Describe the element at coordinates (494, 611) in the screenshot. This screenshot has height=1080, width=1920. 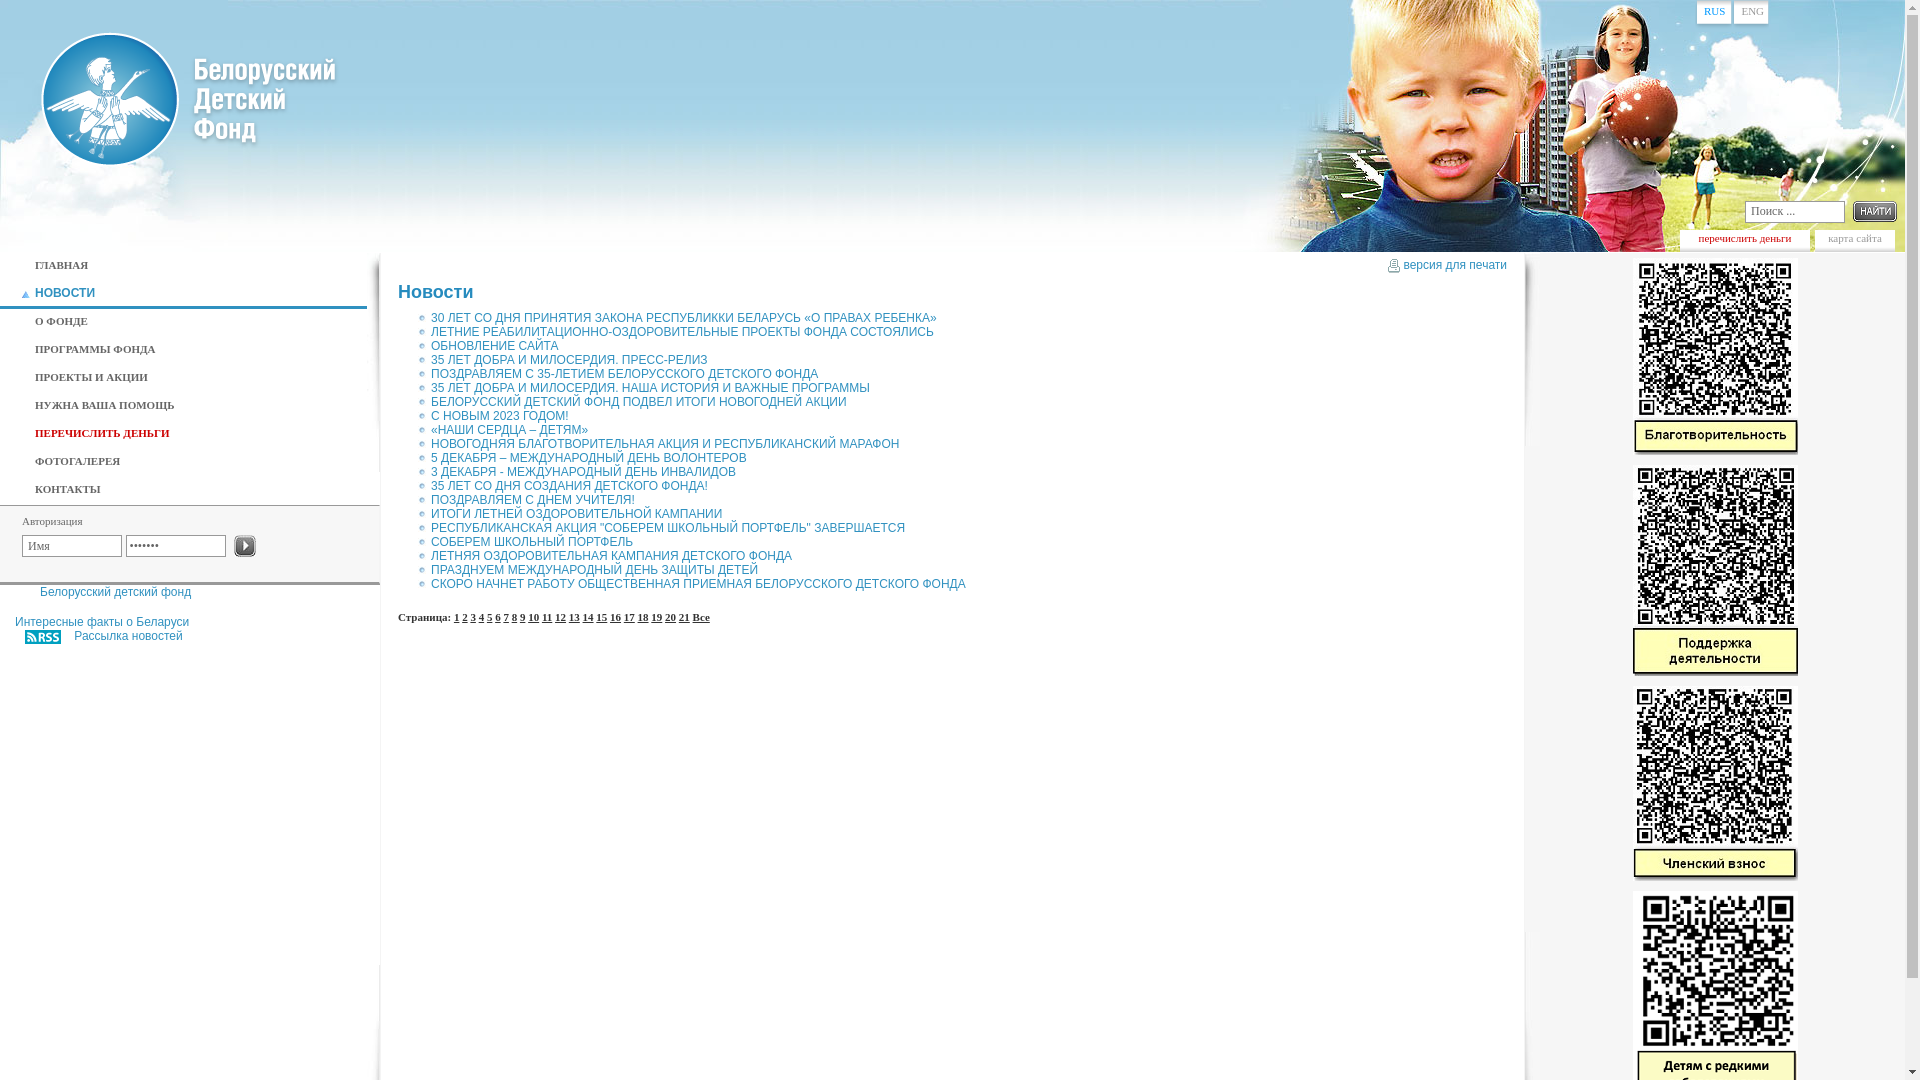
I see `'6'` at that location.